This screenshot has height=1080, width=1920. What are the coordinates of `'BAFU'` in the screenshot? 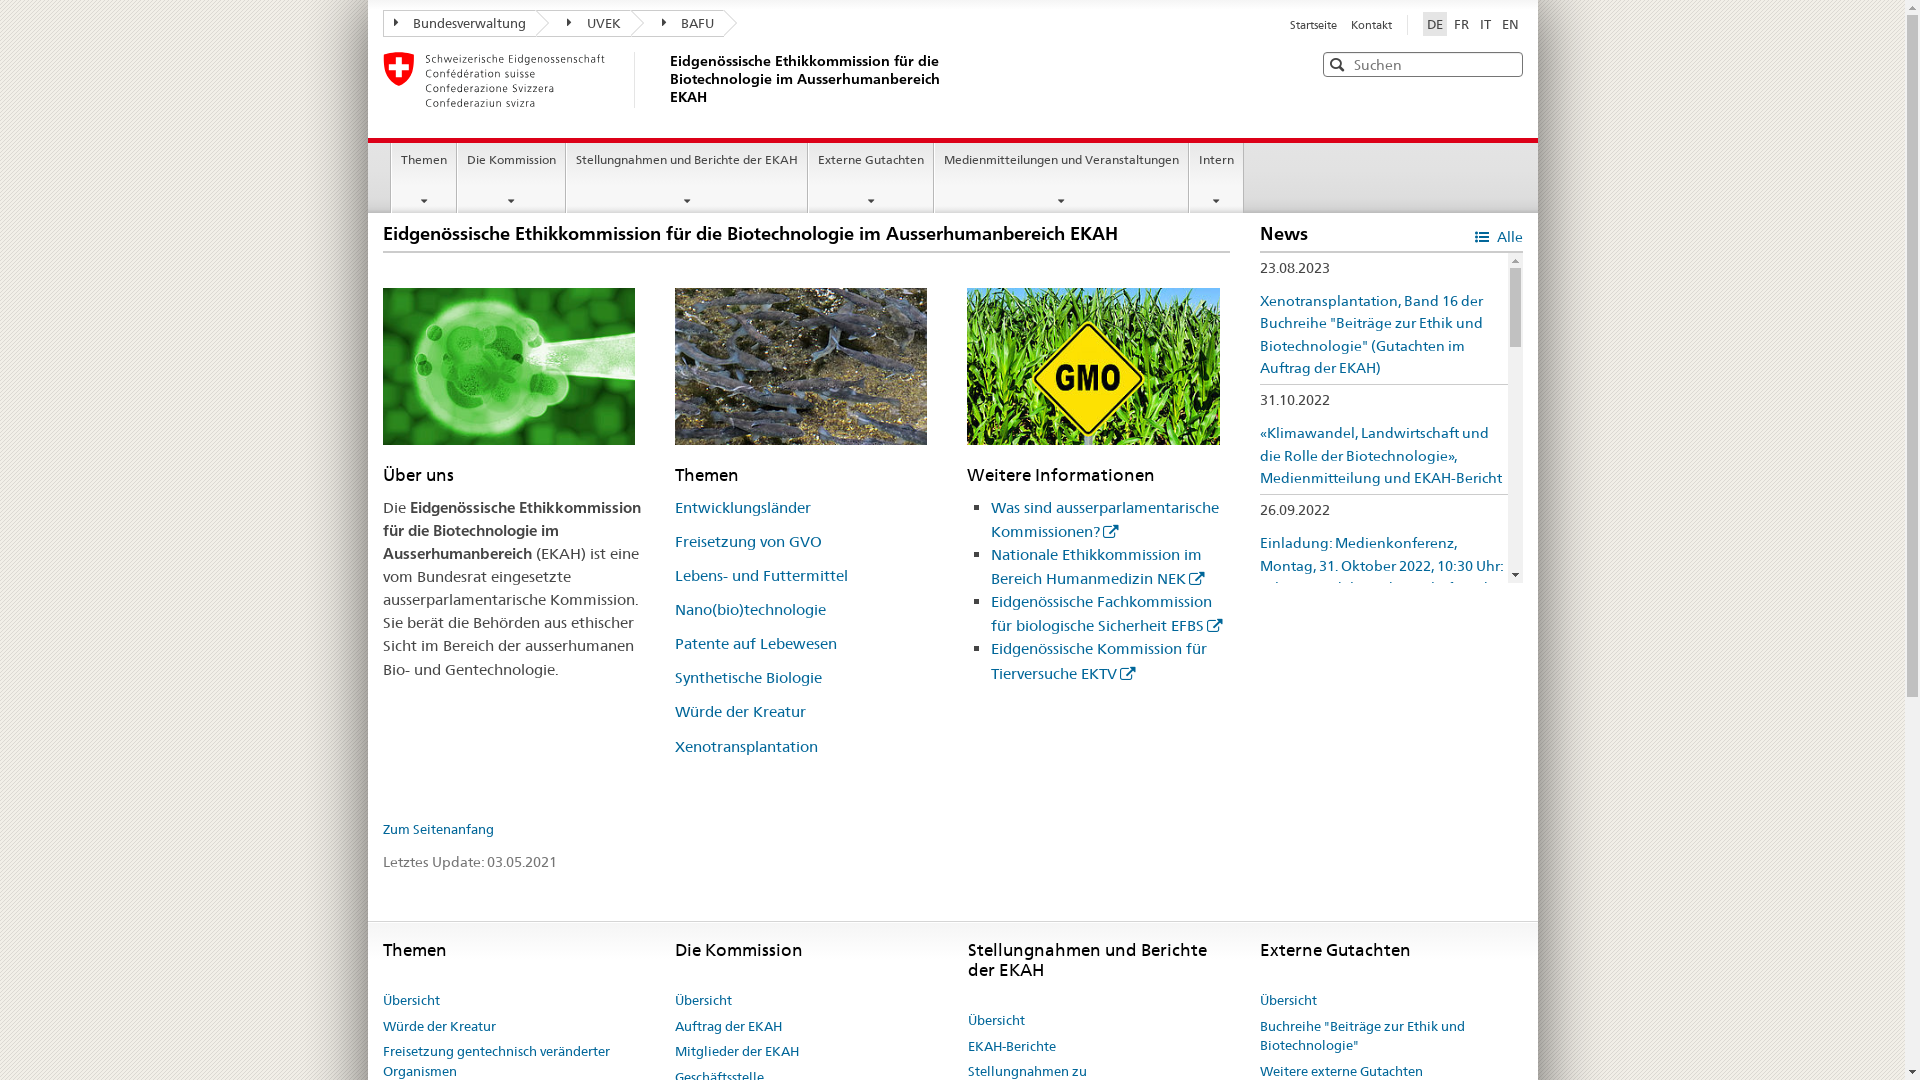 It's located at (676, 23).